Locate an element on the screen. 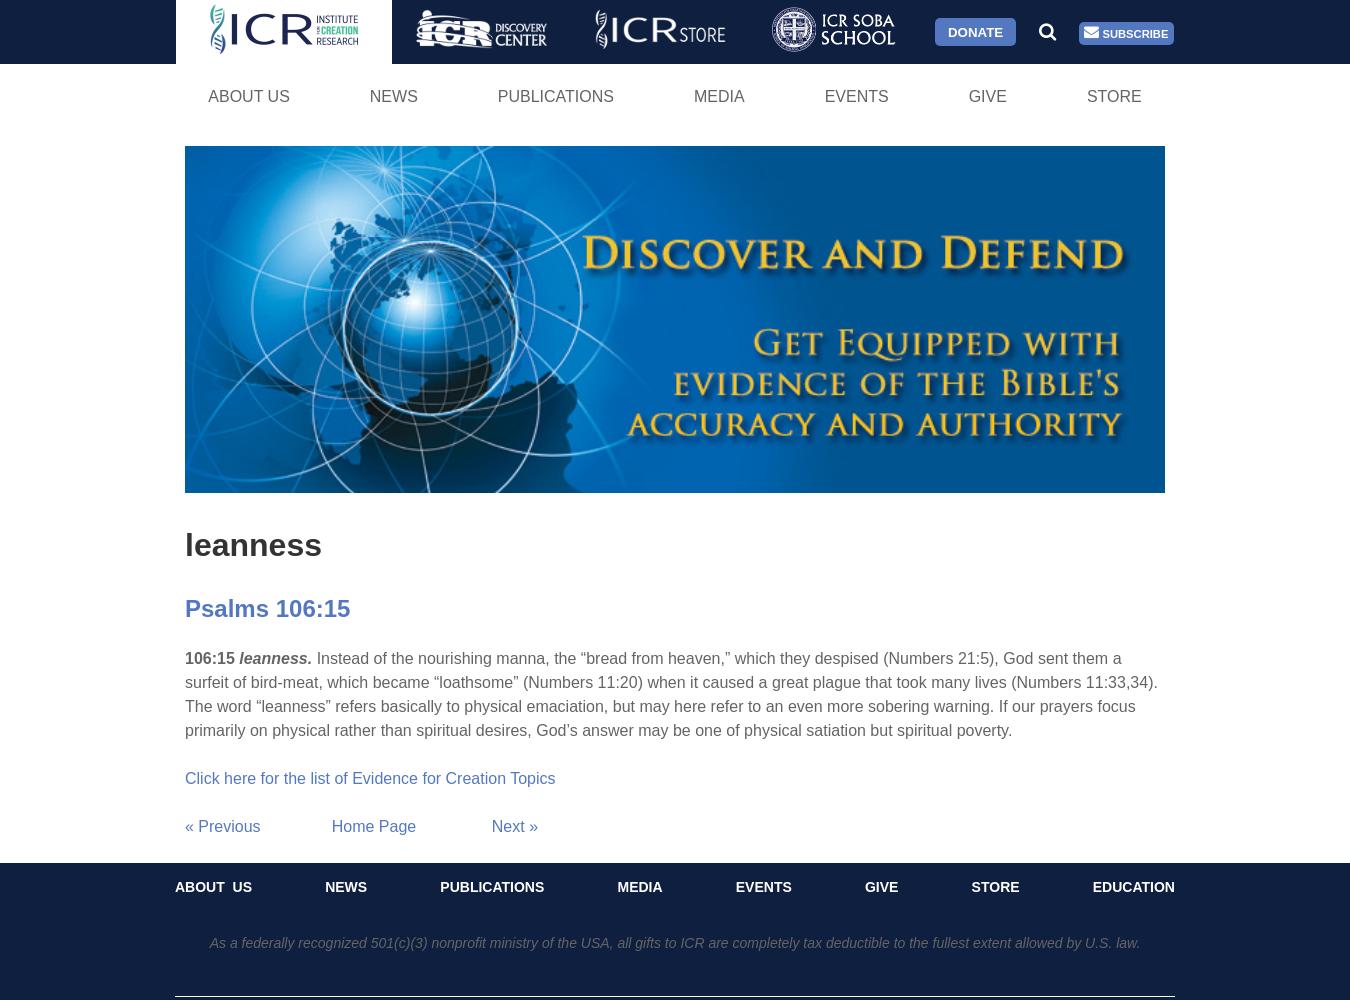  'Psalms 106:15' is located at coordinates (266, 606).